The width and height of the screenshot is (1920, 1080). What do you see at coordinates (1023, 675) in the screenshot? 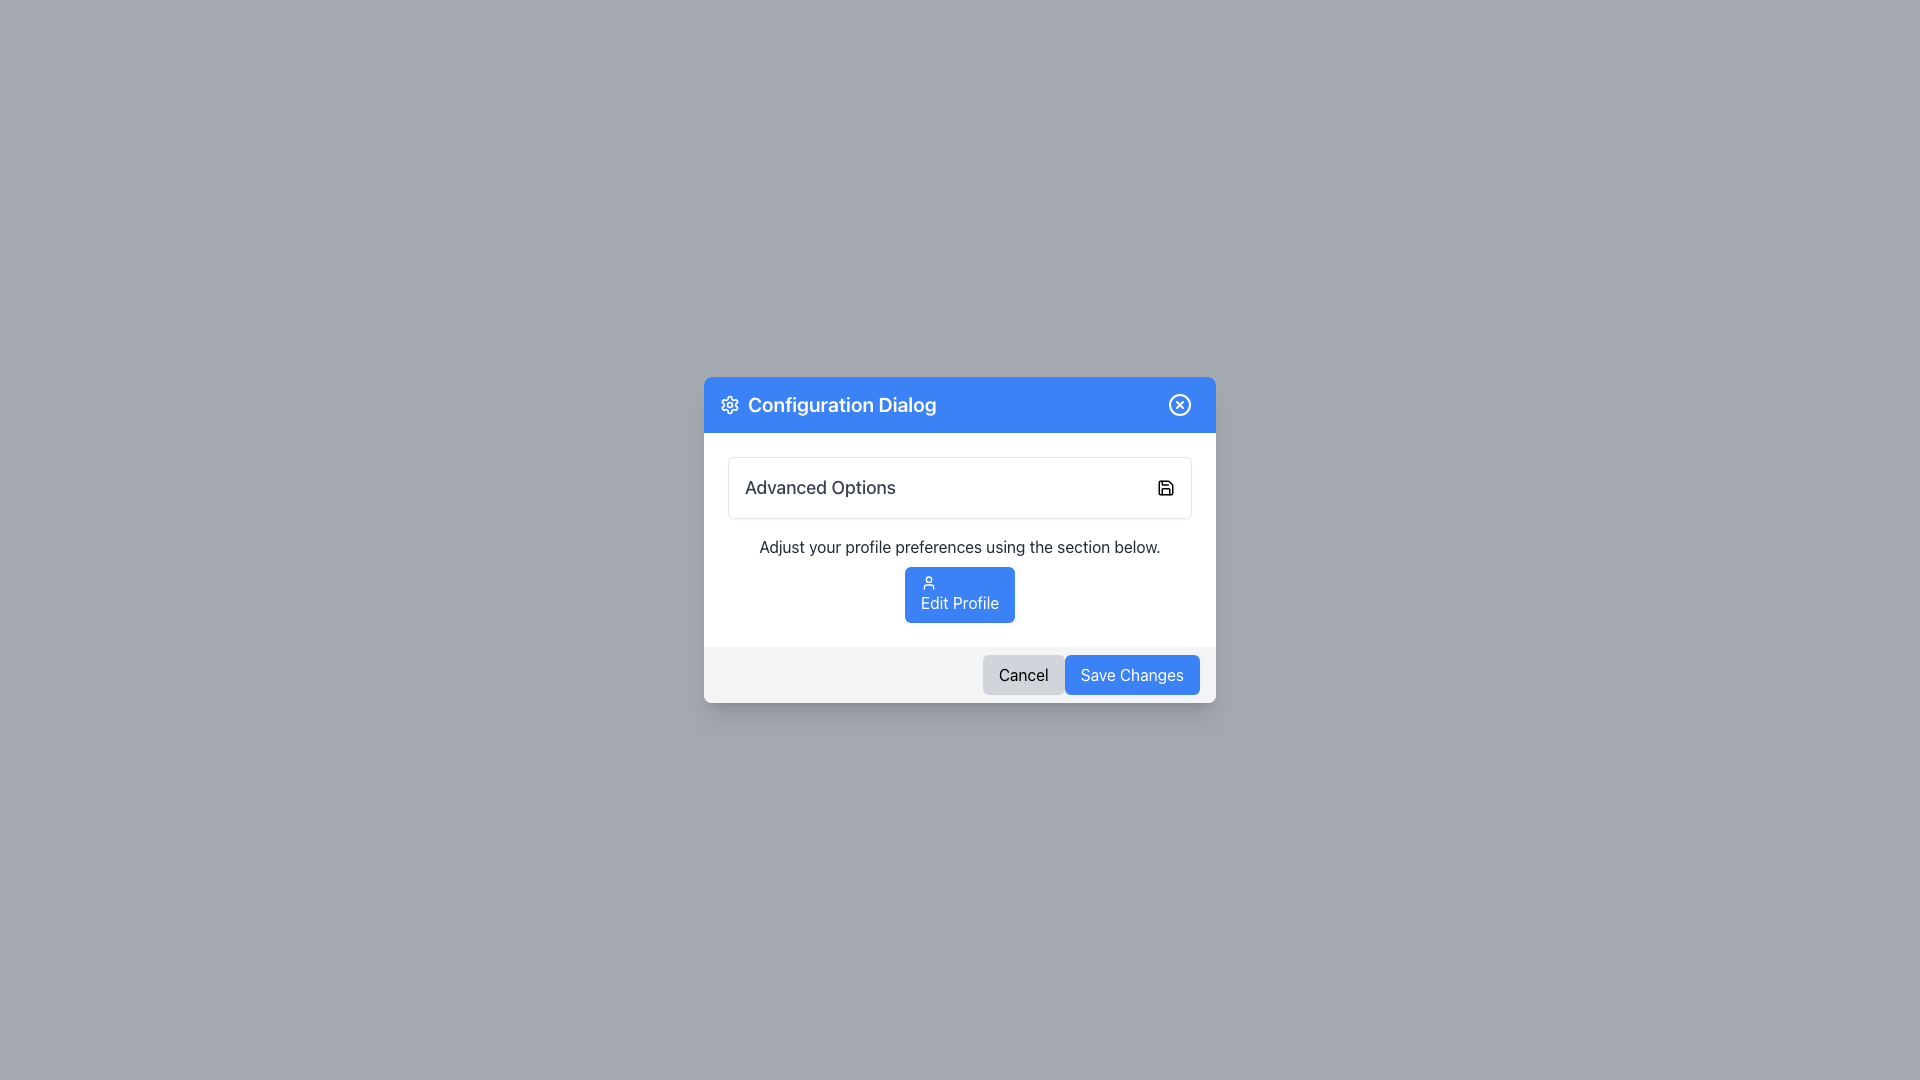
I see `the 'Cancel' button with a light gray background and rounded corners located at the bottom-right area of the modal window, next to the 'Save Changes' button` at bounding box center [1023, 675].